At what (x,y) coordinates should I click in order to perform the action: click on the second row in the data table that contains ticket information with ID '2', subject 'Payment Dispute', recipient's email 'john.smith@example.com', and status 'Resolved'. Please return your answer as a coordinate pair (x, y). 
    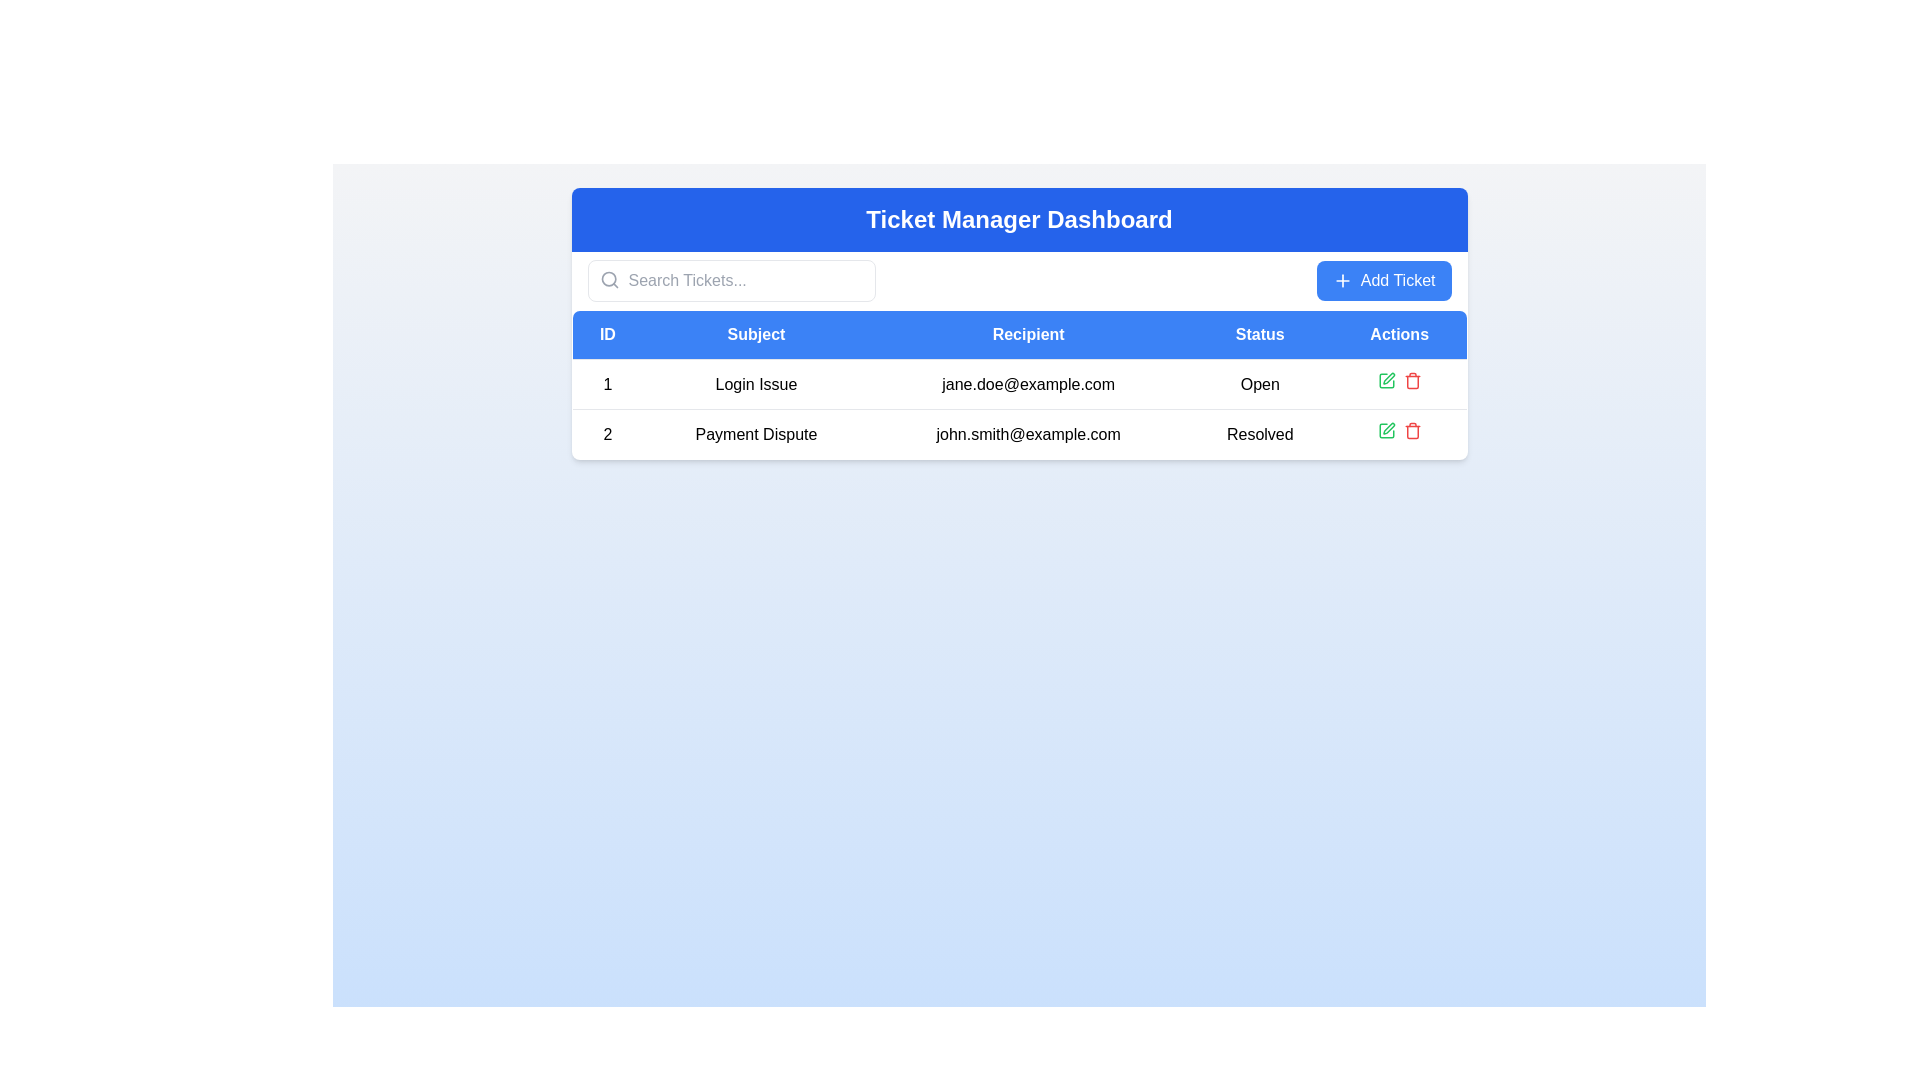
    Looking at the image, I should click on (1019, 408).